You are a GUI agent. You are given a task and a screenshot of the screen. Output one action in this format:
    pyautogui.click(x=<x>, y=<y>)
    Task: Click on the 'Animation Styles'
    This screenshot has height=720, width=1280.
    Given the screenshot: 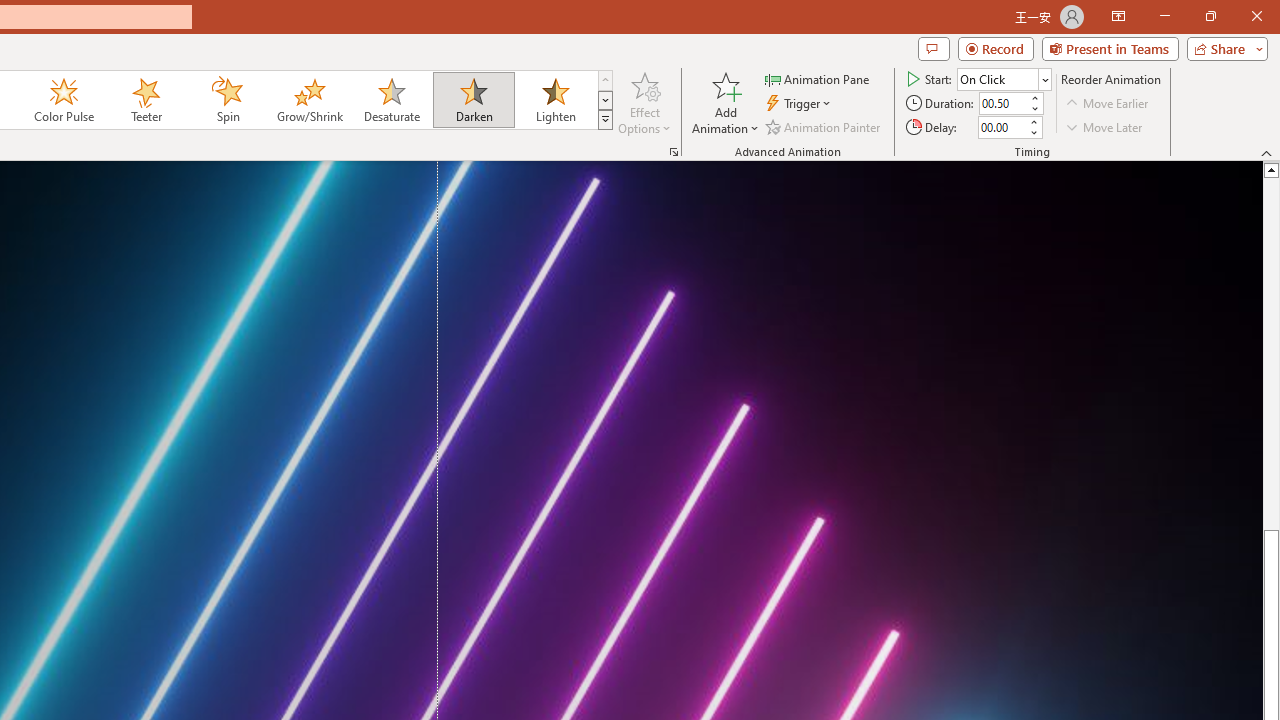 What is the action you would take?
    pyautogui.click(x=604, y=120)
    